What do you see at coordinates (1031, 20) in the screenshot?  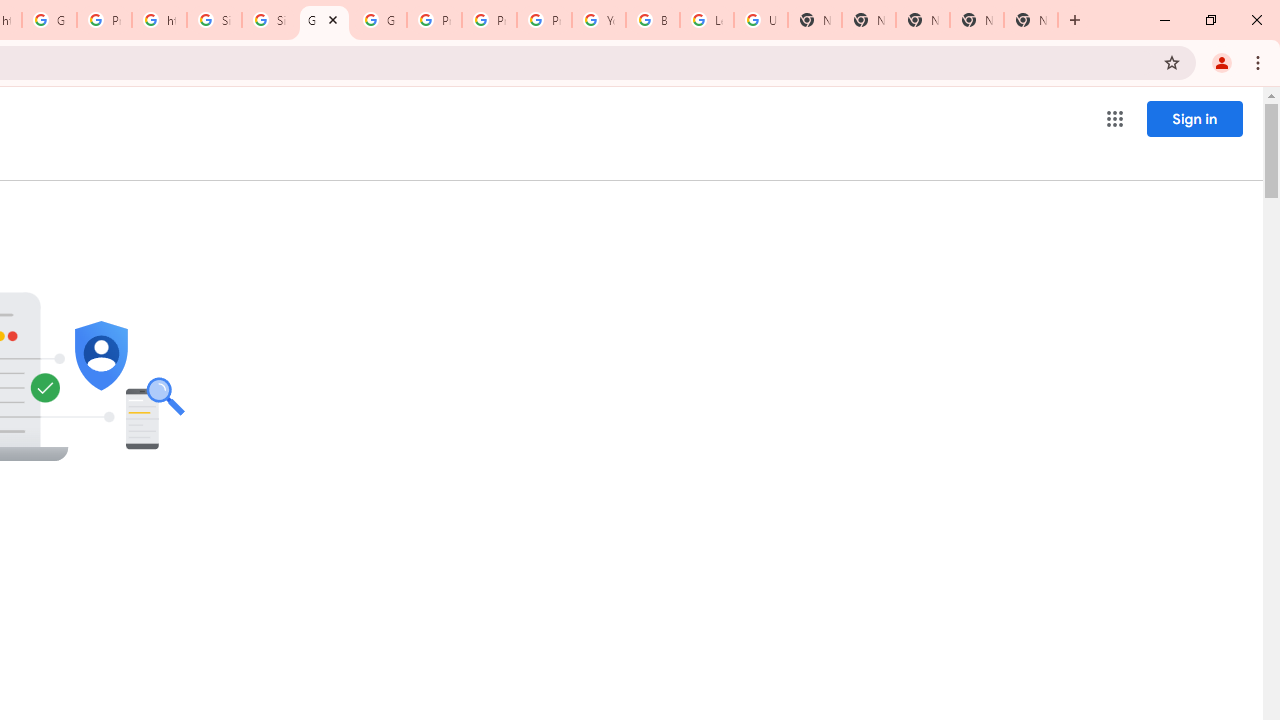 I see `'New Tab'` at bounding box center [1031, 20].